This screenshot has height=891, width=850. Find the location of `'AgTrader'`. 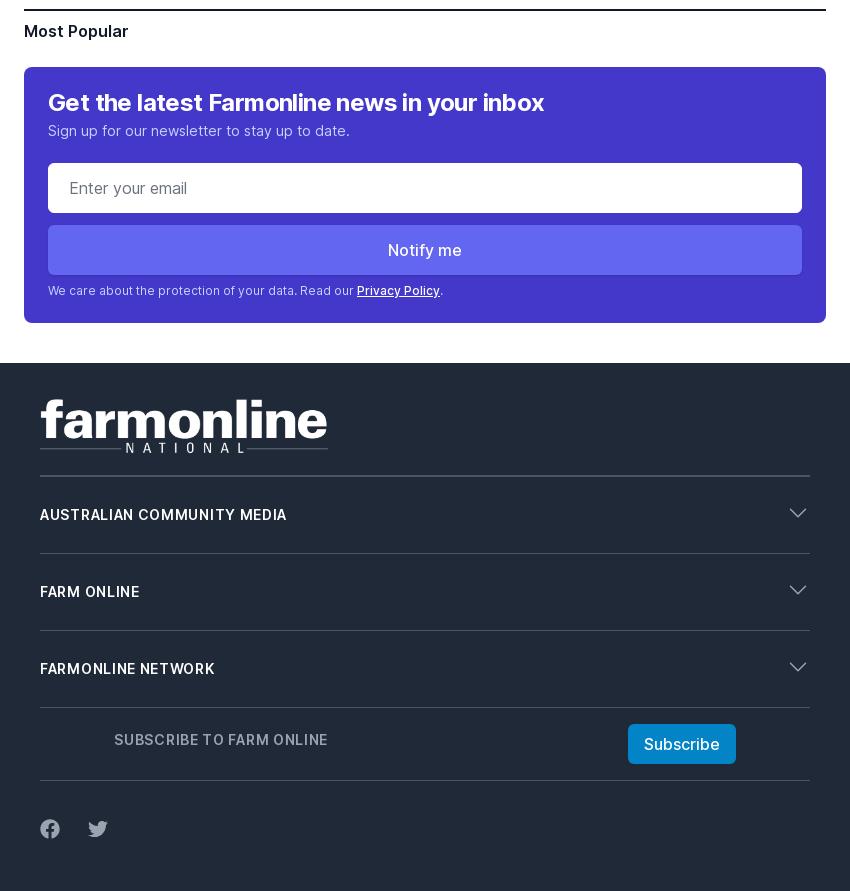

'AgTrader' is located at coordinates (70, 697).